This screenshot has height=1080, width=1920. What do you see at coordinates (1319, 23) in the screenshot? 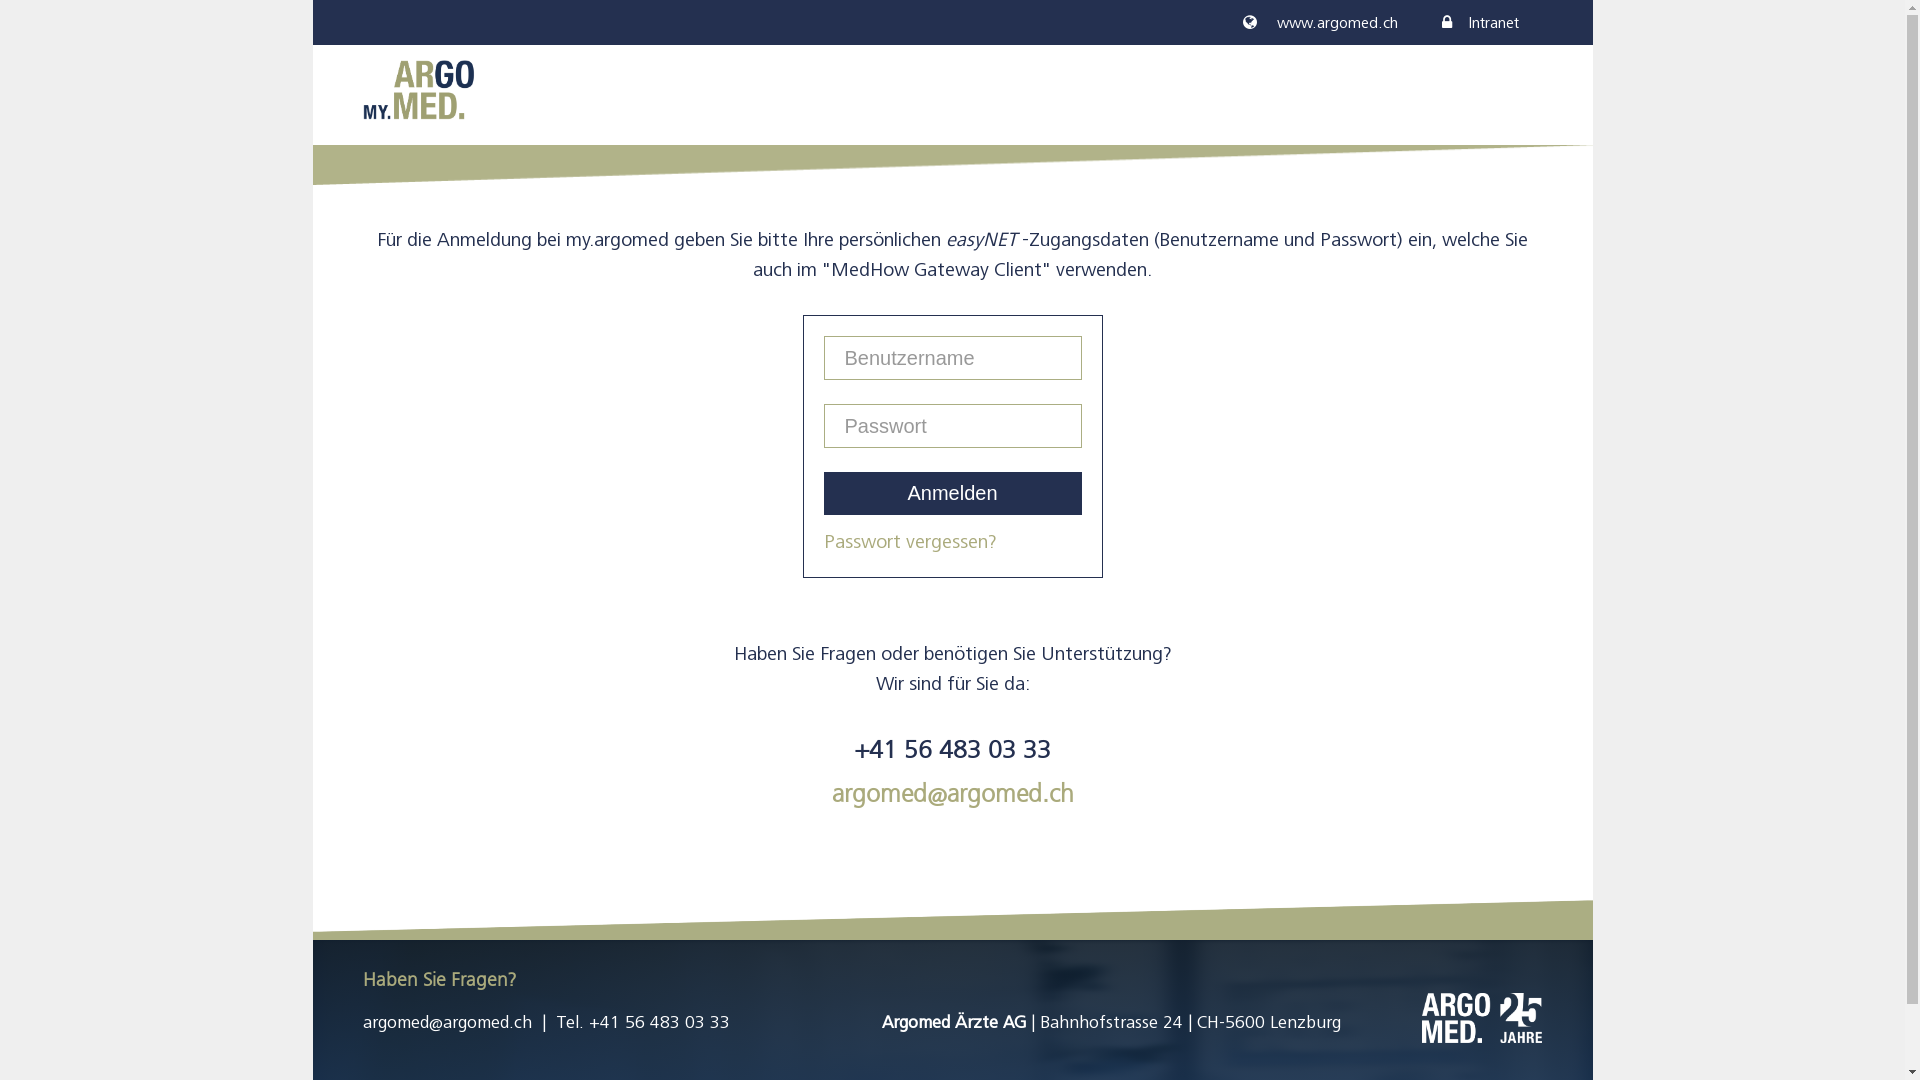
I see `' www.argomed.ch'` at bounding box center [1319, 23].